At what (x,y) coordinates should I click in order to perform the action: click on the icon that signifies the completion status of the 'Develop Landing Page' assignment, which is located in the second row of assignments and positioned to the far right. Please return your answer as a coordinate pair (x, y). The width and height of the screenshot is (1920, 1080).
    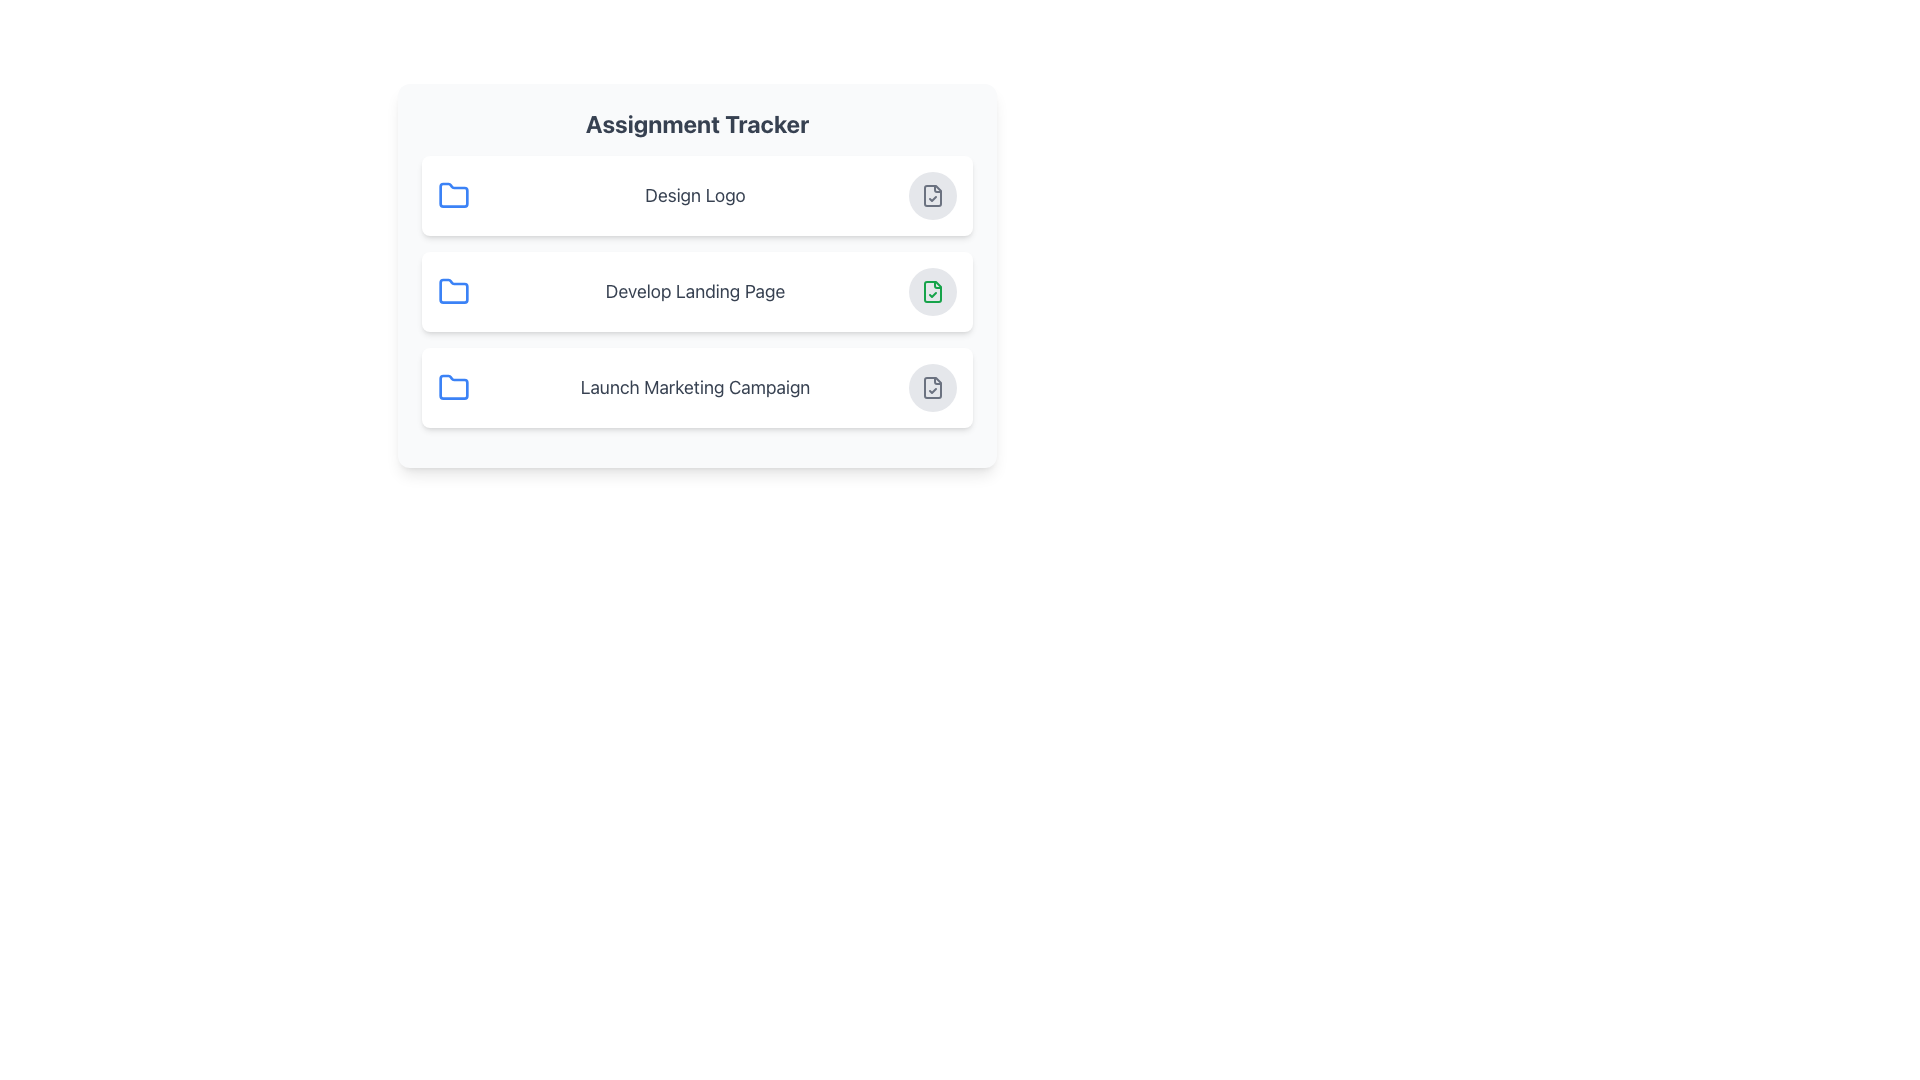
    Looking at the image, I should click on (931, 292).